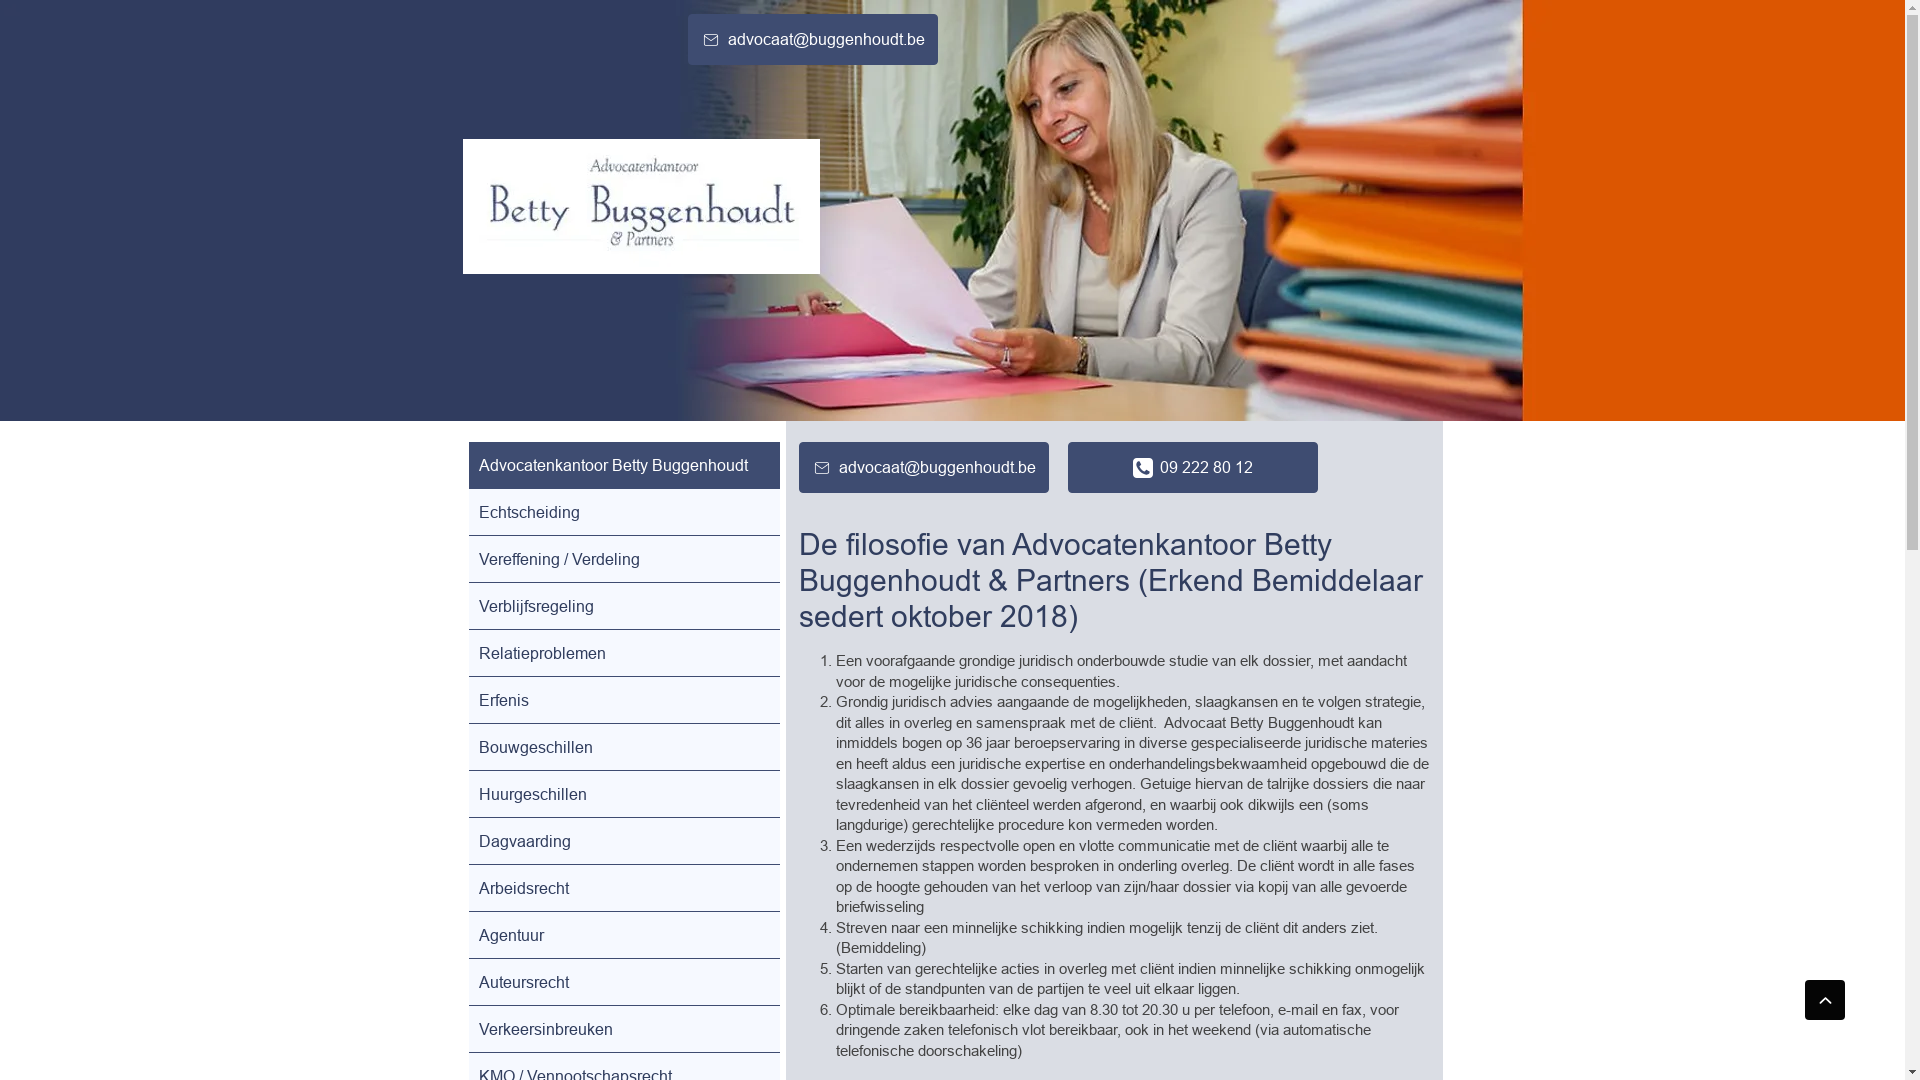  Describe the element at coordinates (1193, 467) in the screenshot. I see `'09 222 80 12'` at that location.